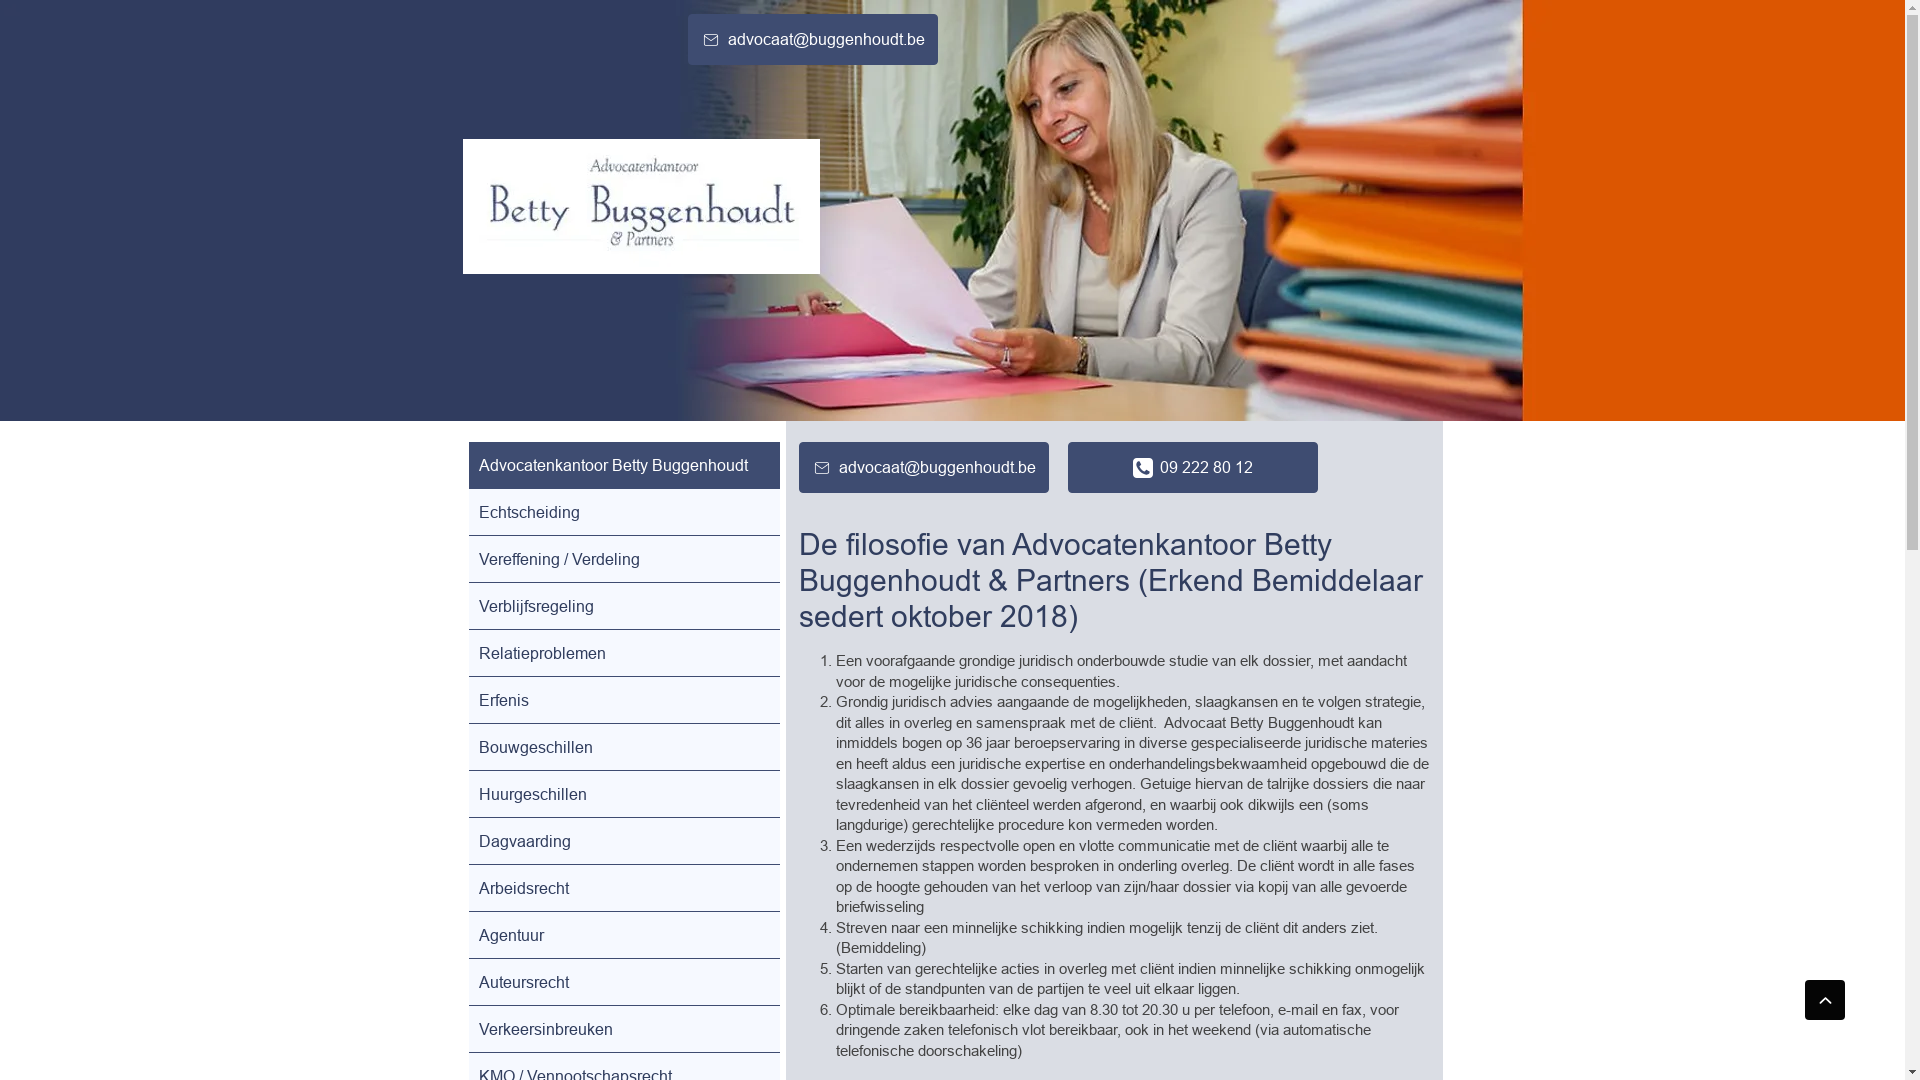  Describe the element at coordinates (1193, 467) in the screenshot. I see `'09 222 80 12'` at that location.